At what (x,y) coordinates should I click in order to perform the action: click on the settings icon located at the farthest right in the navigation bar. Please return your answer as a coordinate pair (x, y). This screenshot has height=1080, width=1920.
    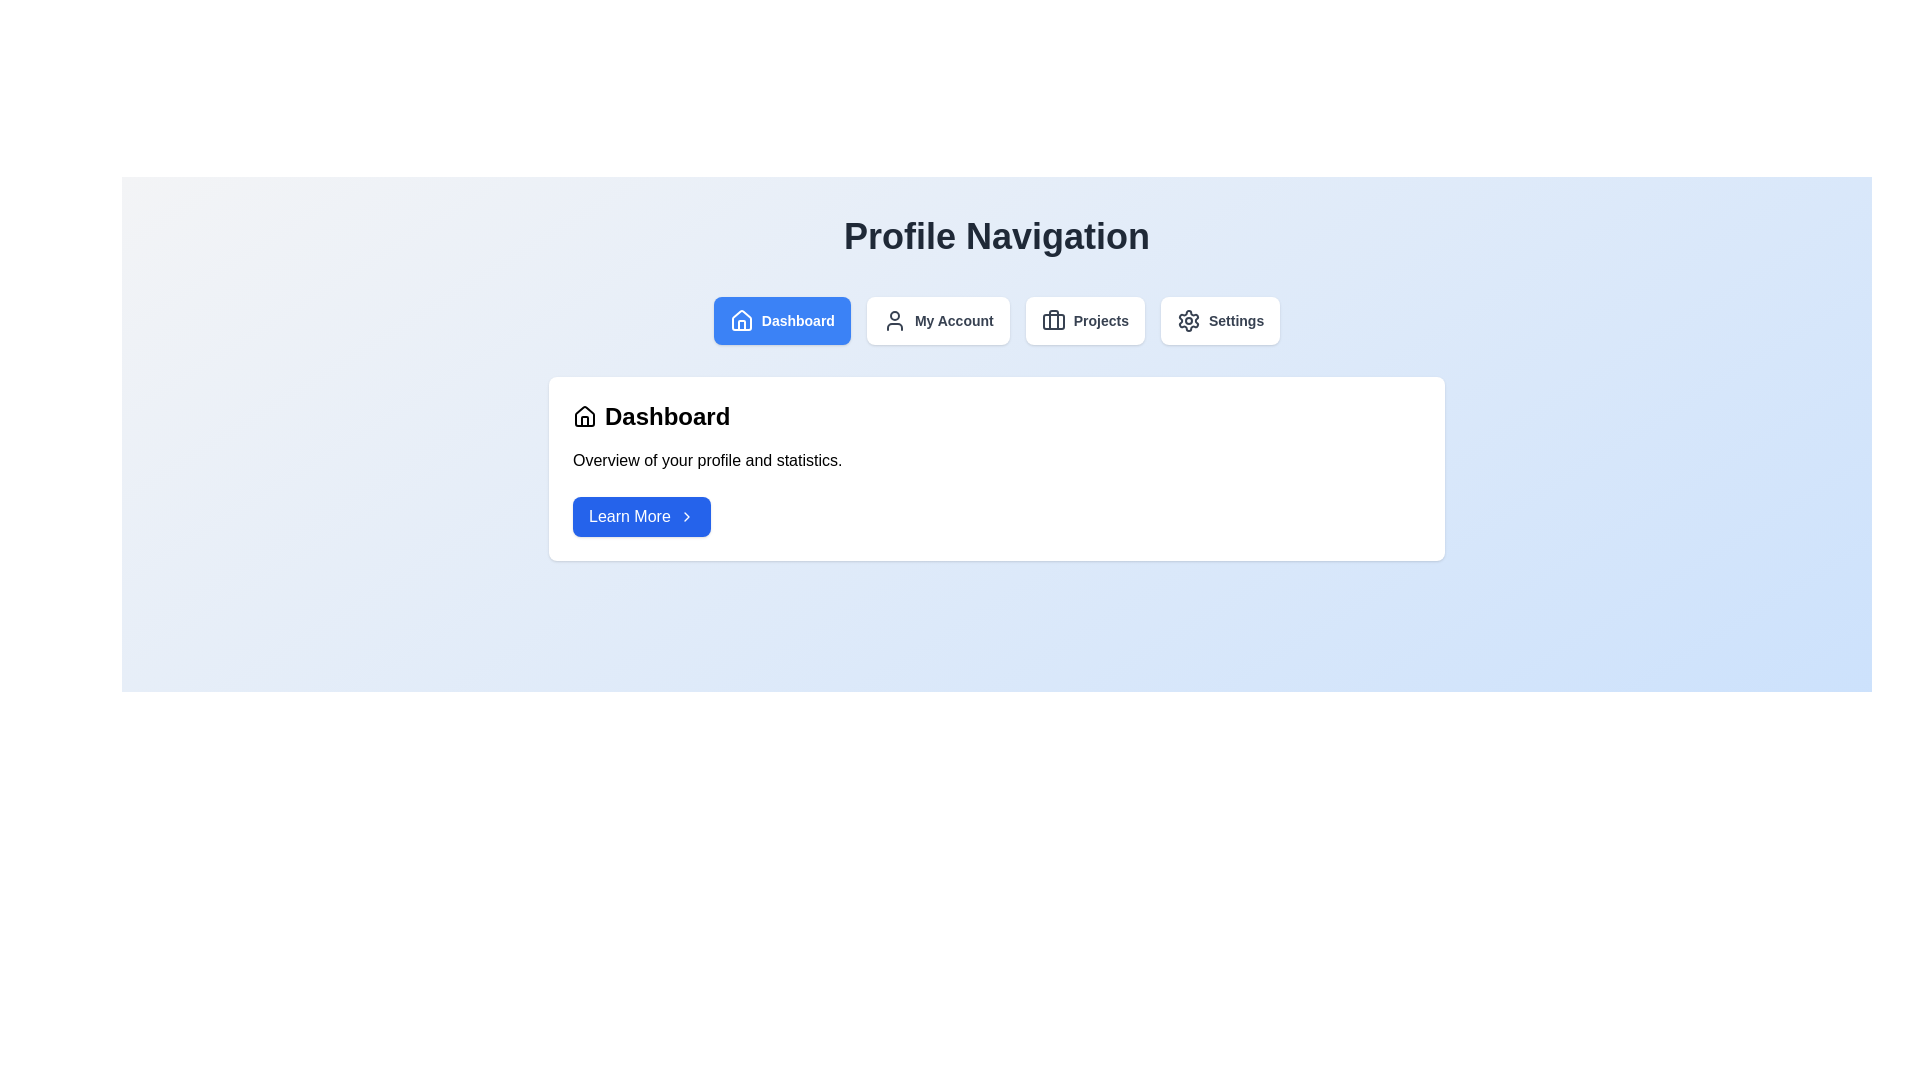
    Looking at the image, I should click on (1189, 319).